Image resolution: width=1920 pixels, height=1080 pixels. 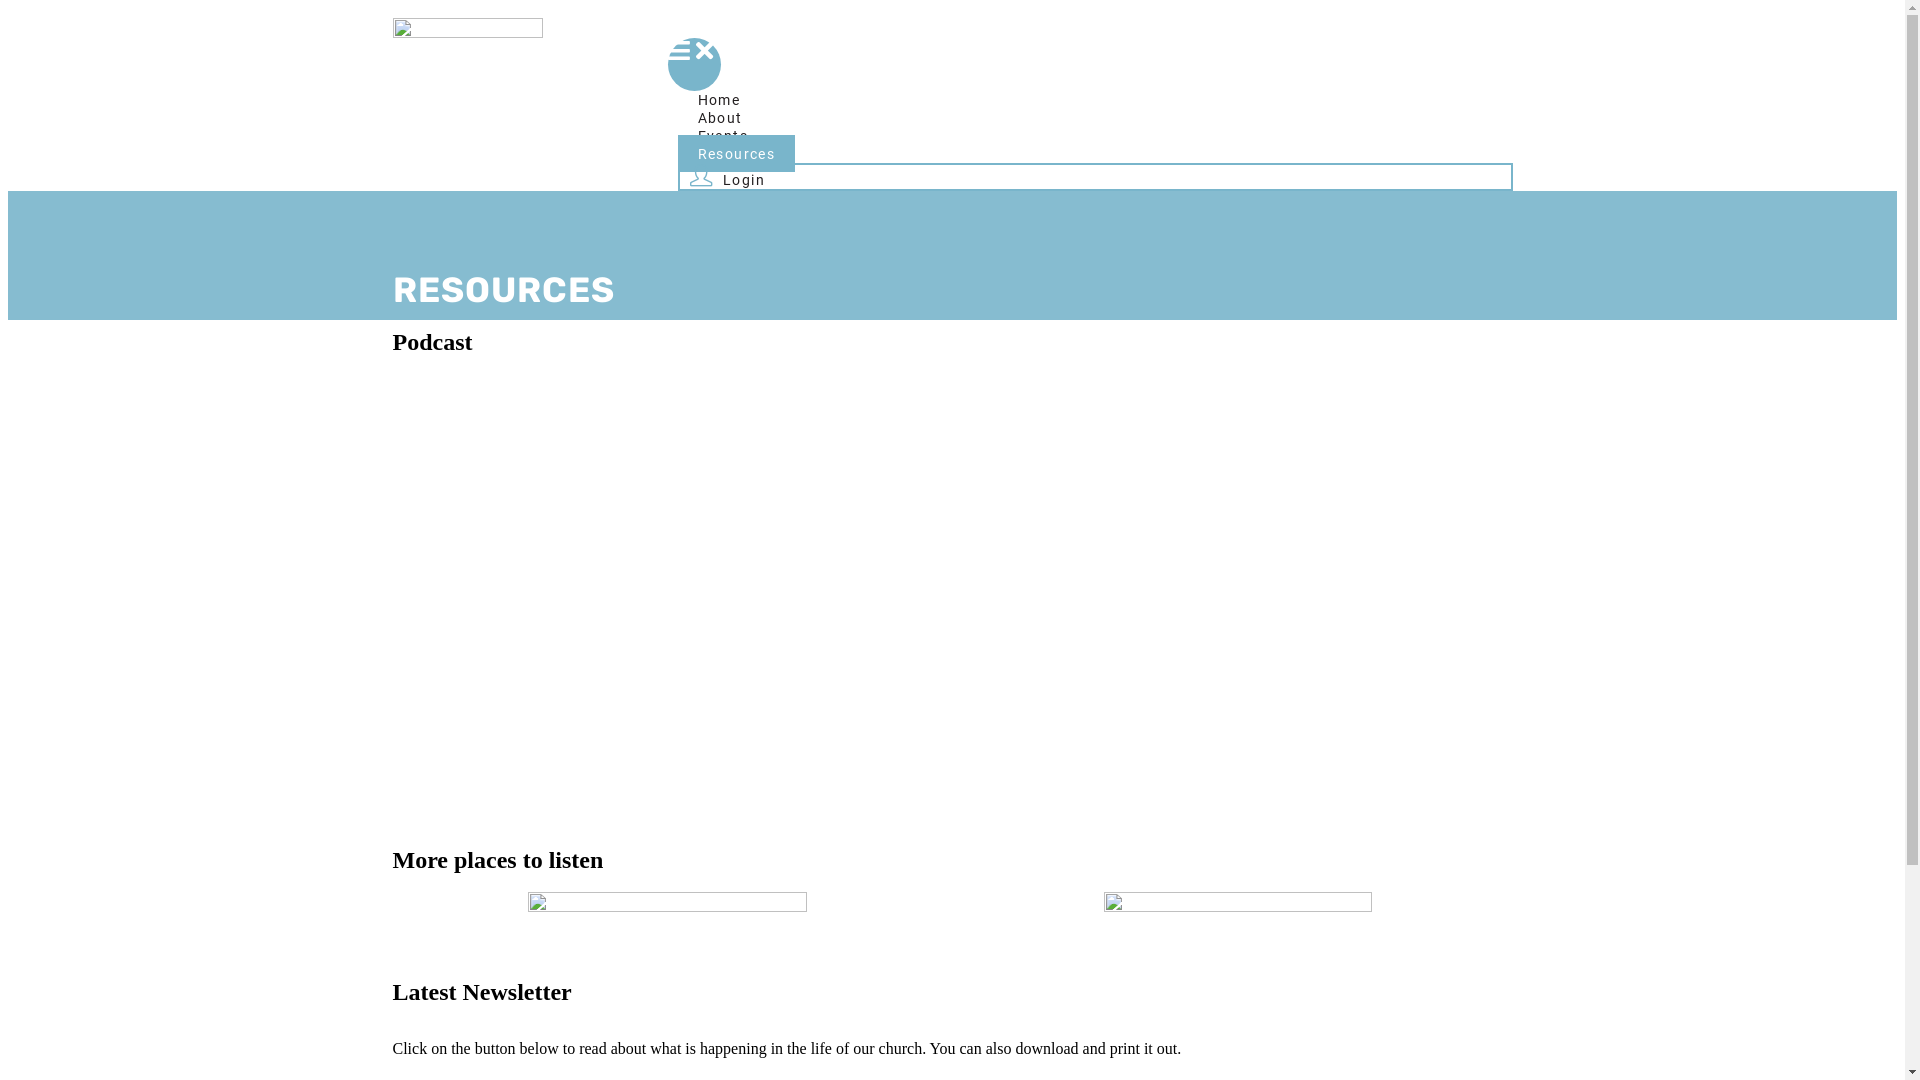 What do you see at coordinates (726, 174) in the screenshot?
I see `'Login'` at bounding box center [726, 174].